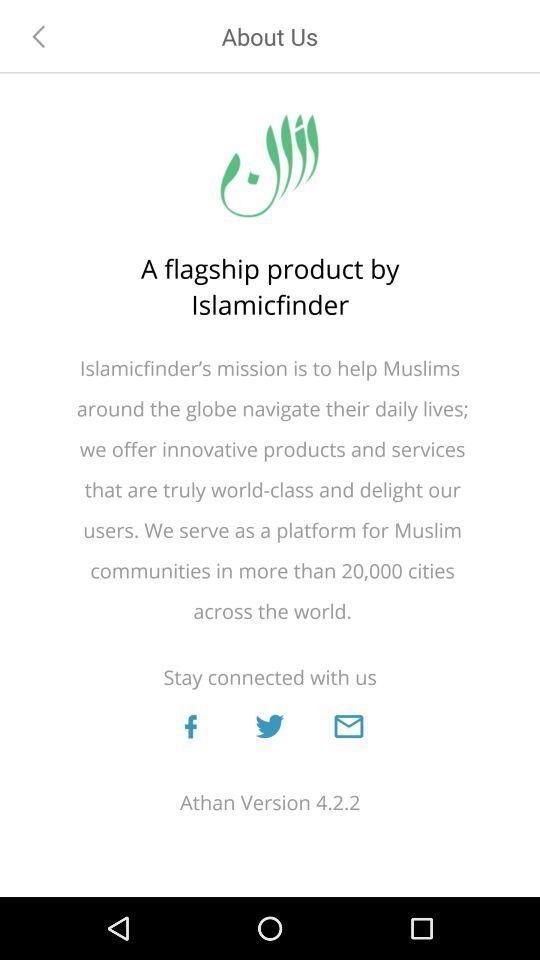 The width and height of the screenshot is (540, 960). What do you see at coordinates (269, 725) in the screenshot?
I see `connect to our twitter` at bounding box center [269, 725].